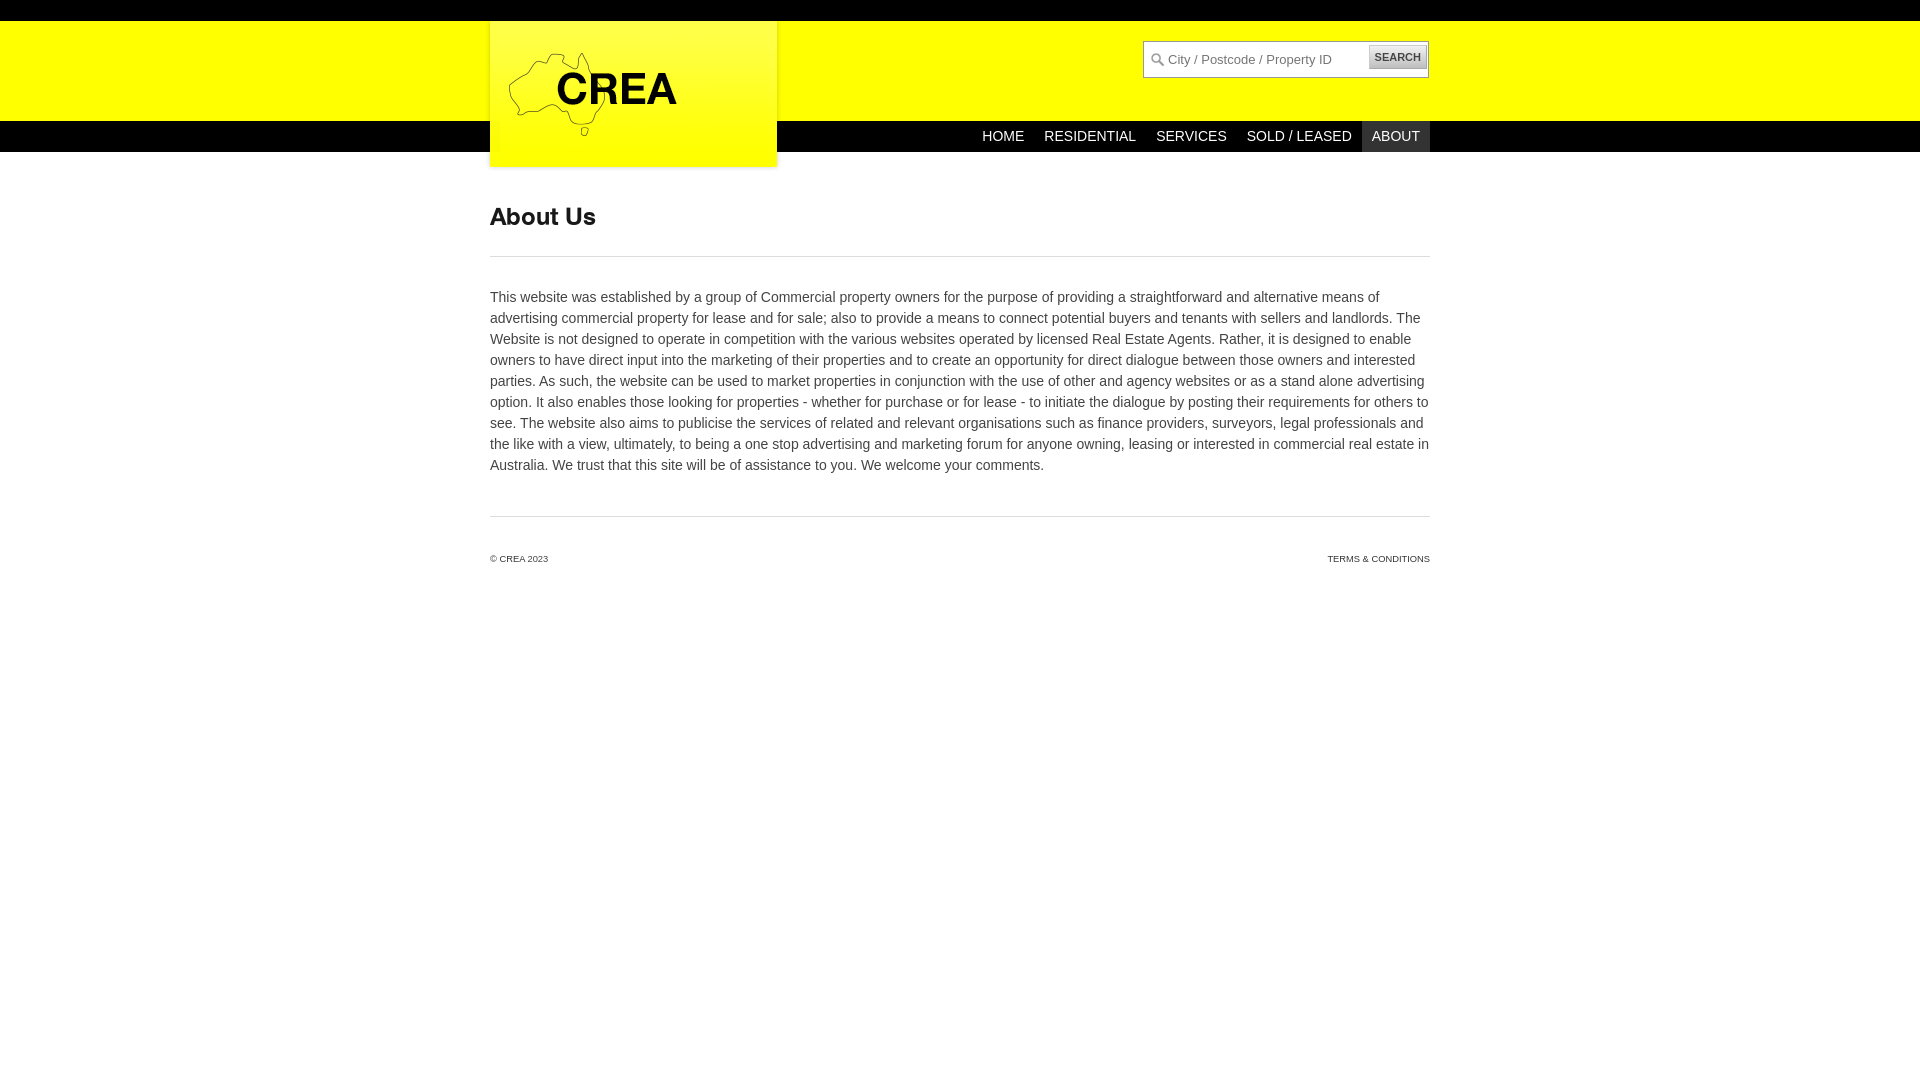  What do you see at coordinates (1377, 559) in the screenshot?
I see `'TERMS & CONDITIONS'` at bounding box center [1377, 559].